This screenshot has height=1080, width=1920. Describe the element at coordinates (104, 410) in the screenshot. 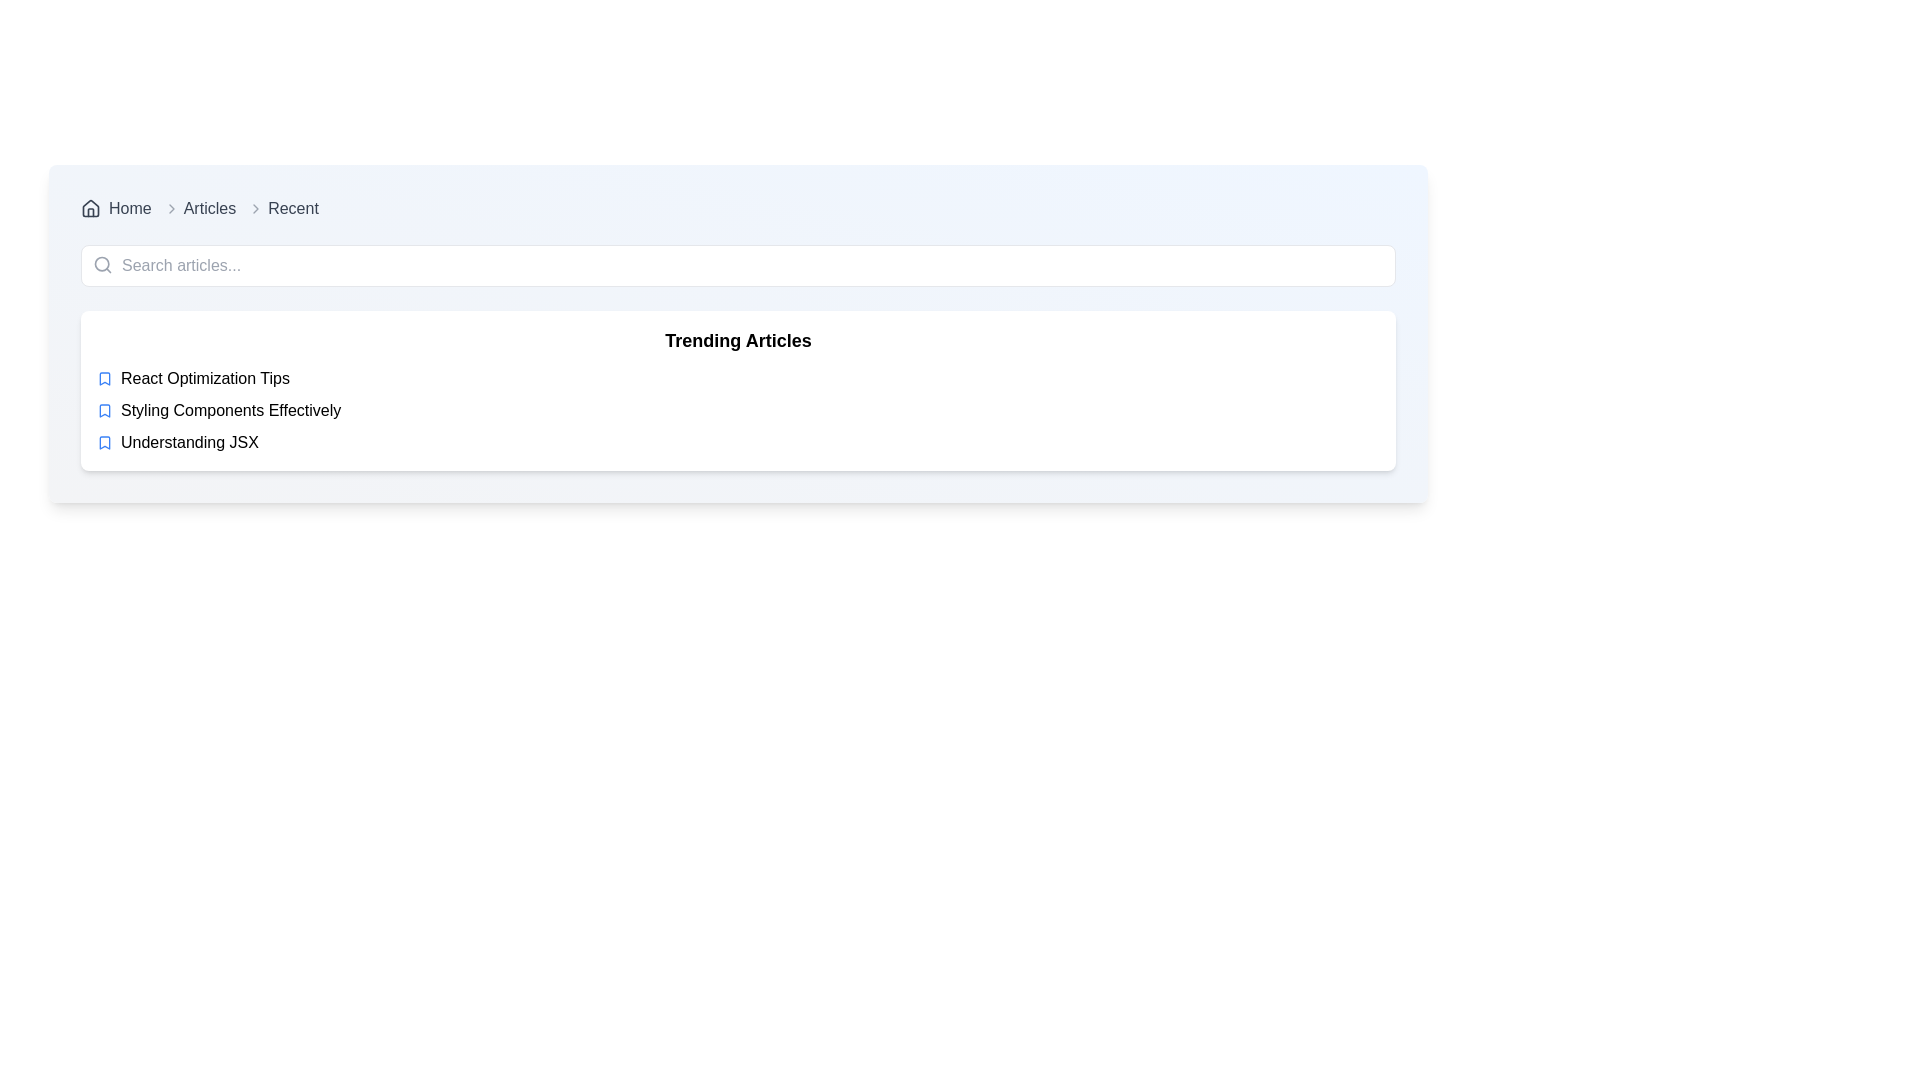

I see `the blue bookmark-shaped icon located to the left of the text 'Styling Components Effectively'` at that location.